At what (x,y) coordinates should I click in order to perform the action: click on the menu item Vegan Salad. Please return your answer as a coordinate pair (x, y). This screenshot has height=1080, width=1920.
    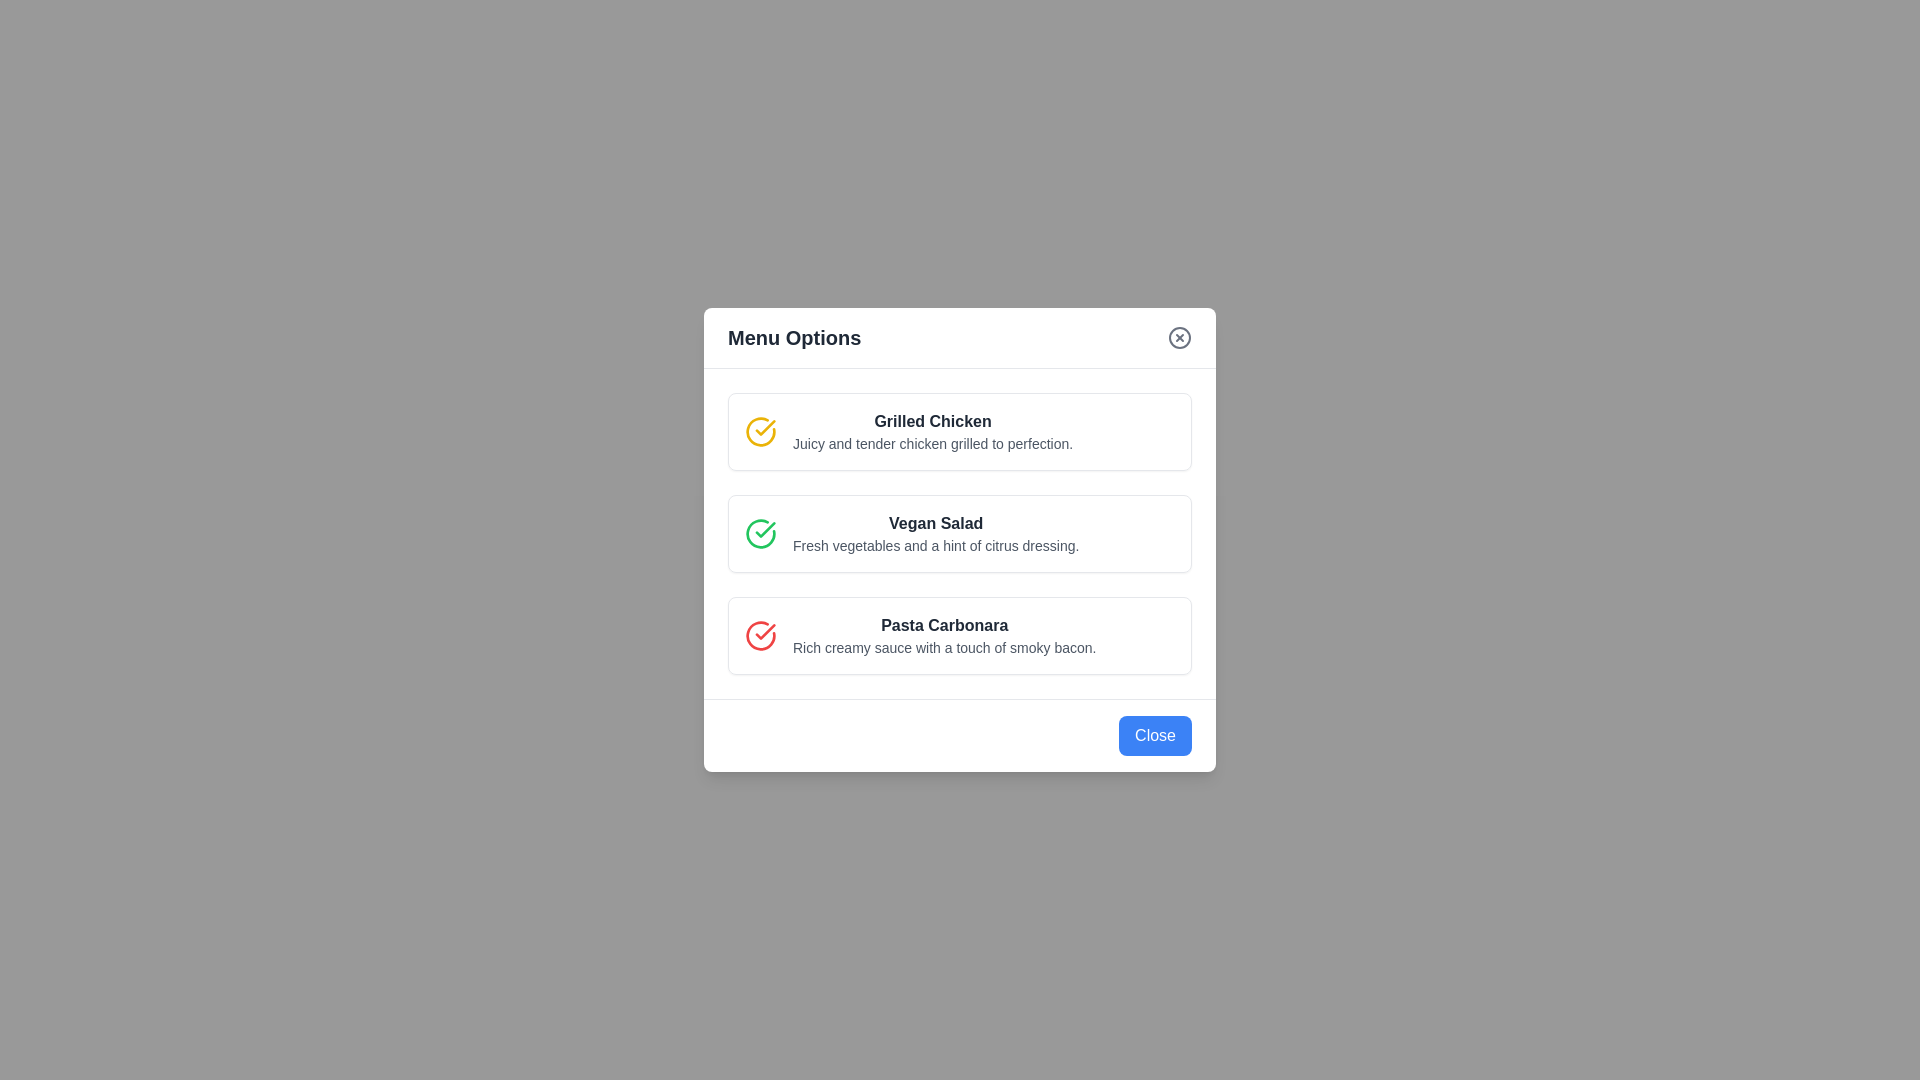
    Looking at the image, I should click on (960, 532).